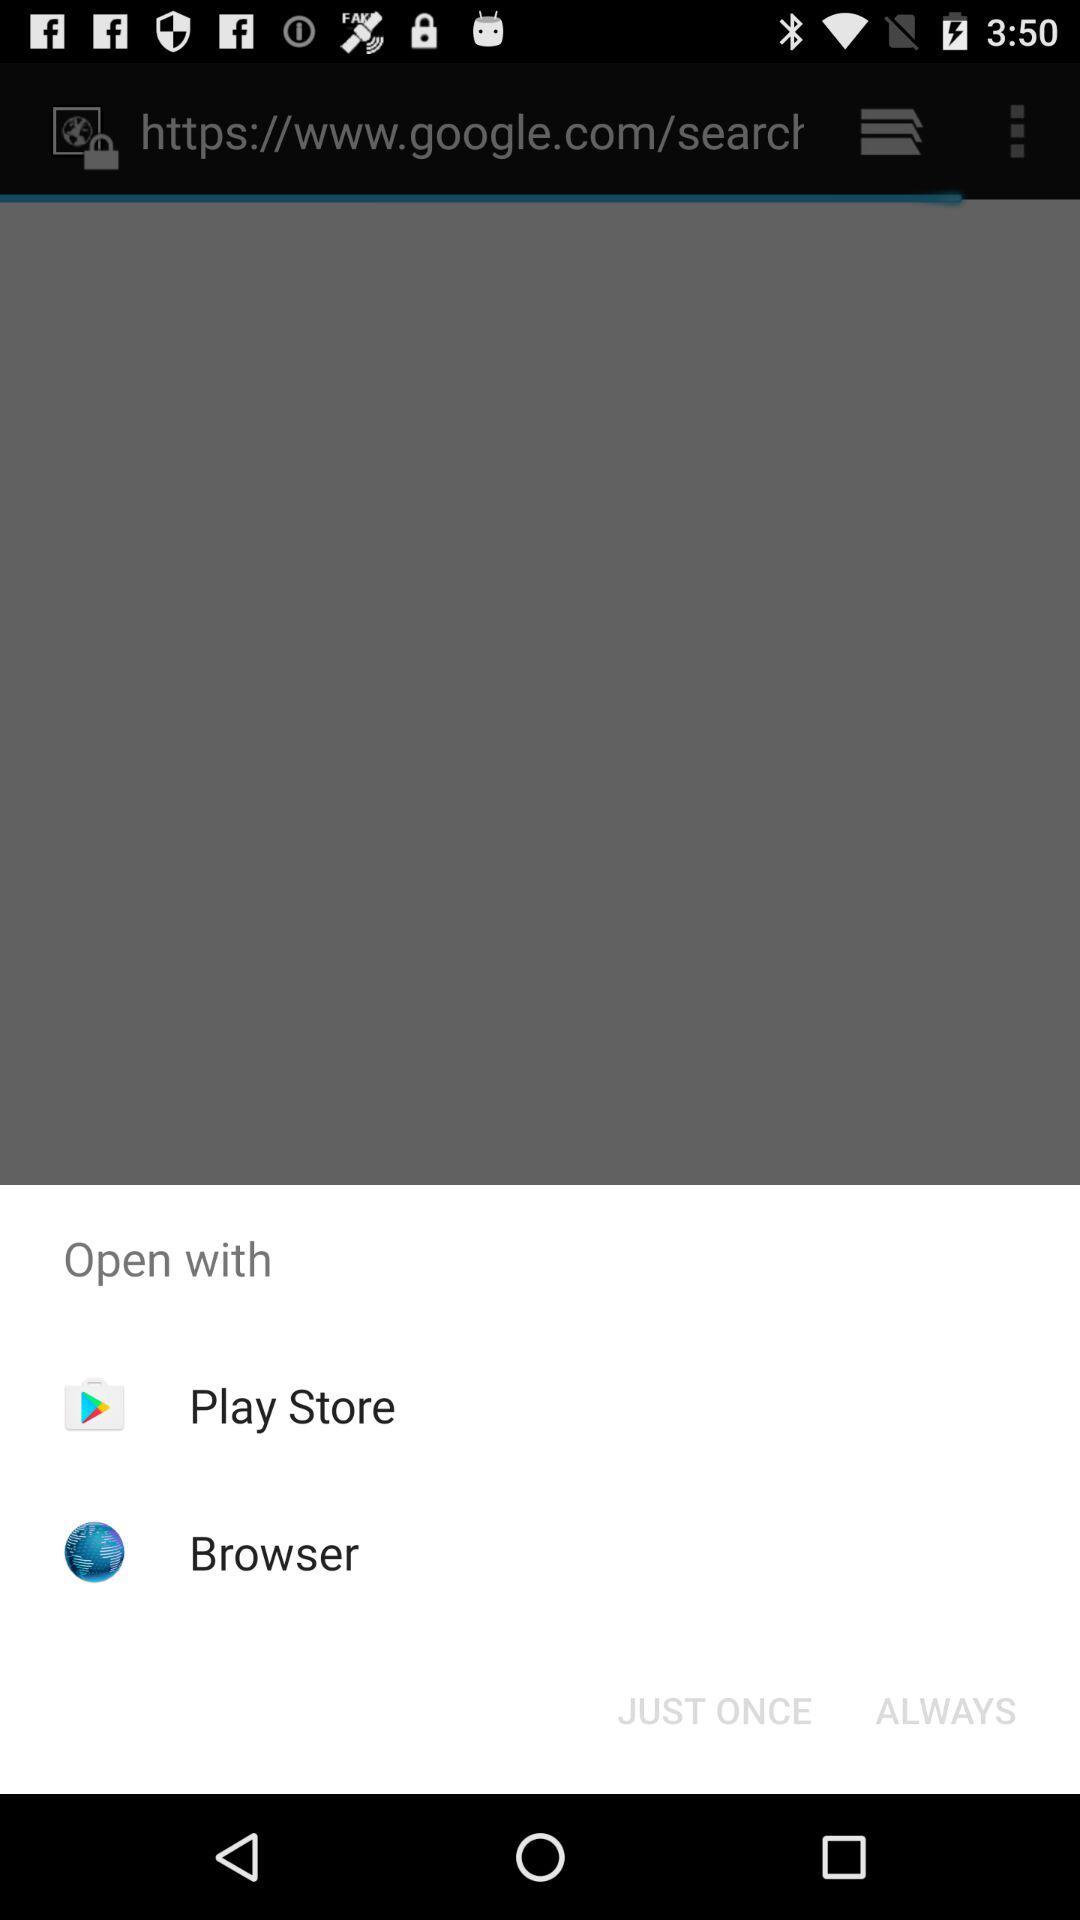  What do you see at coordinates (713, 1708) in the screenshot?
I see `the just once item` at bounding box center [713, 1708].